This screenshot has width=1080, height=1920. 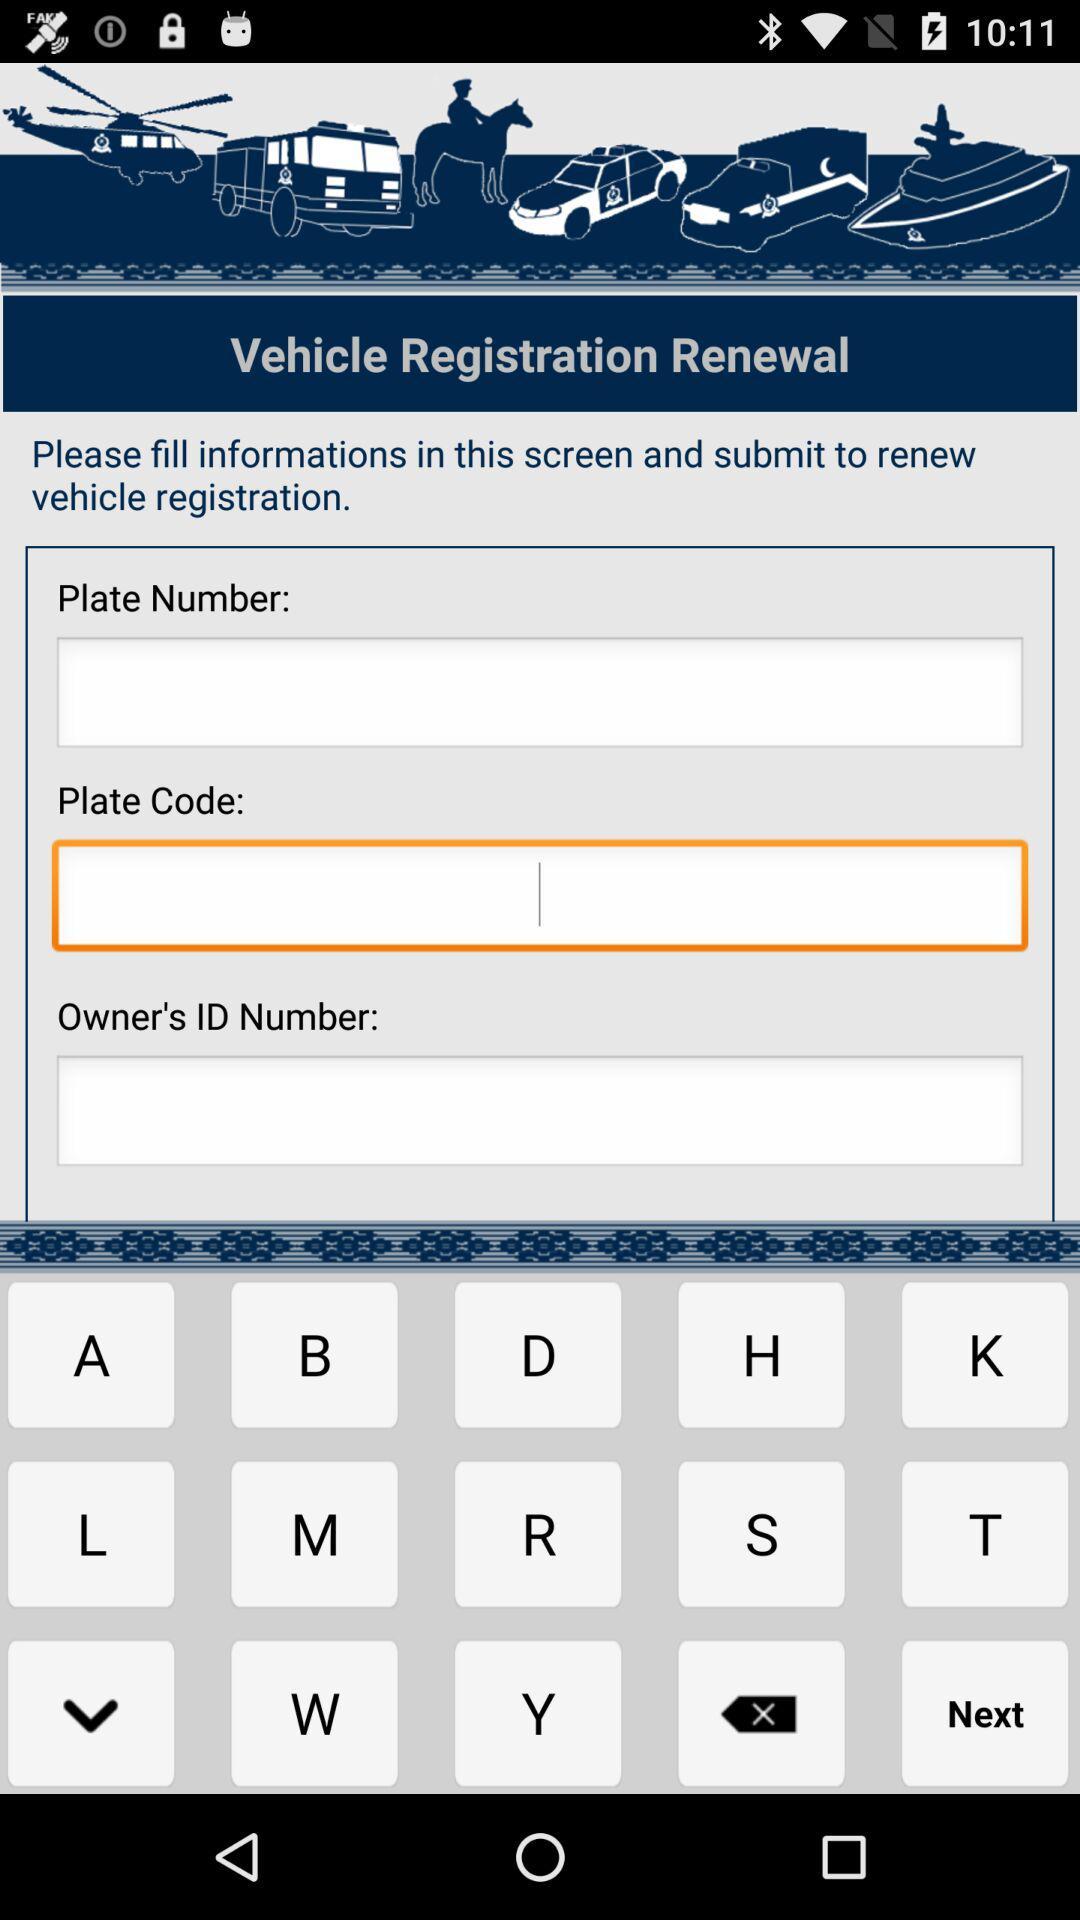 I want to click on zip code, so click(x=540, y=899).